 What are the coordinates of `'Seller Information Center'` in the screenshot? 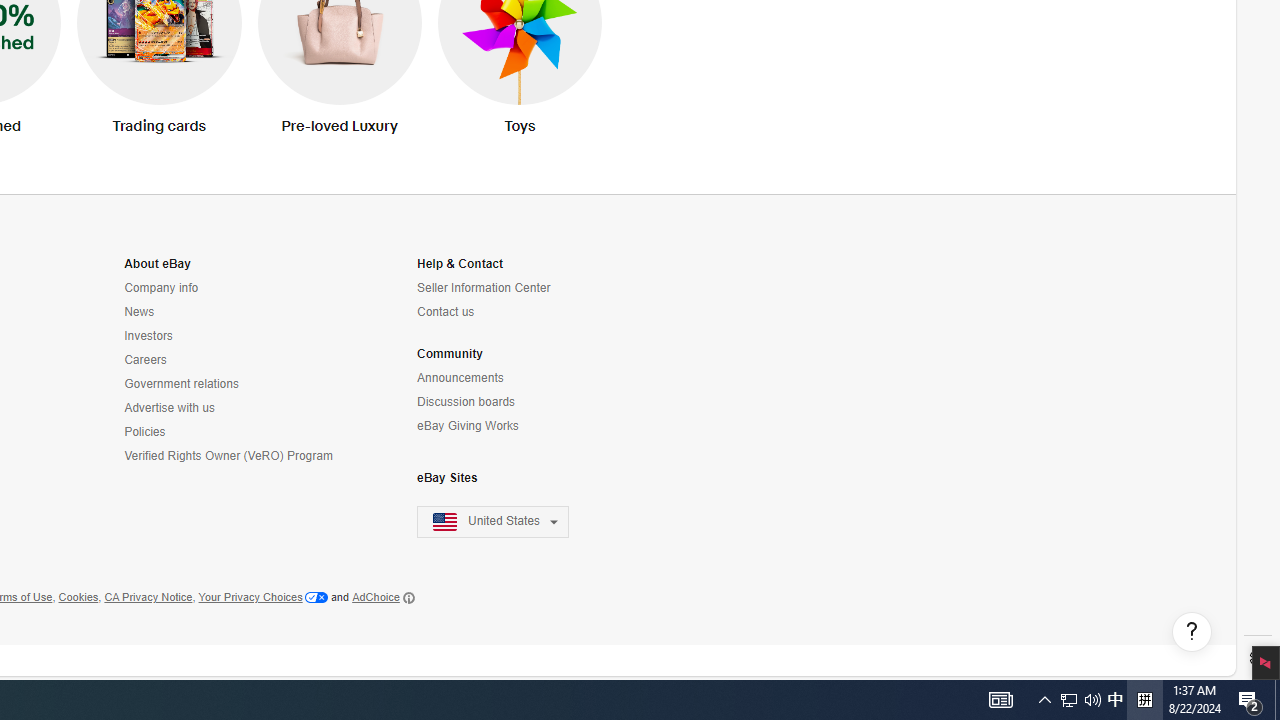 It's located at (505, 288).